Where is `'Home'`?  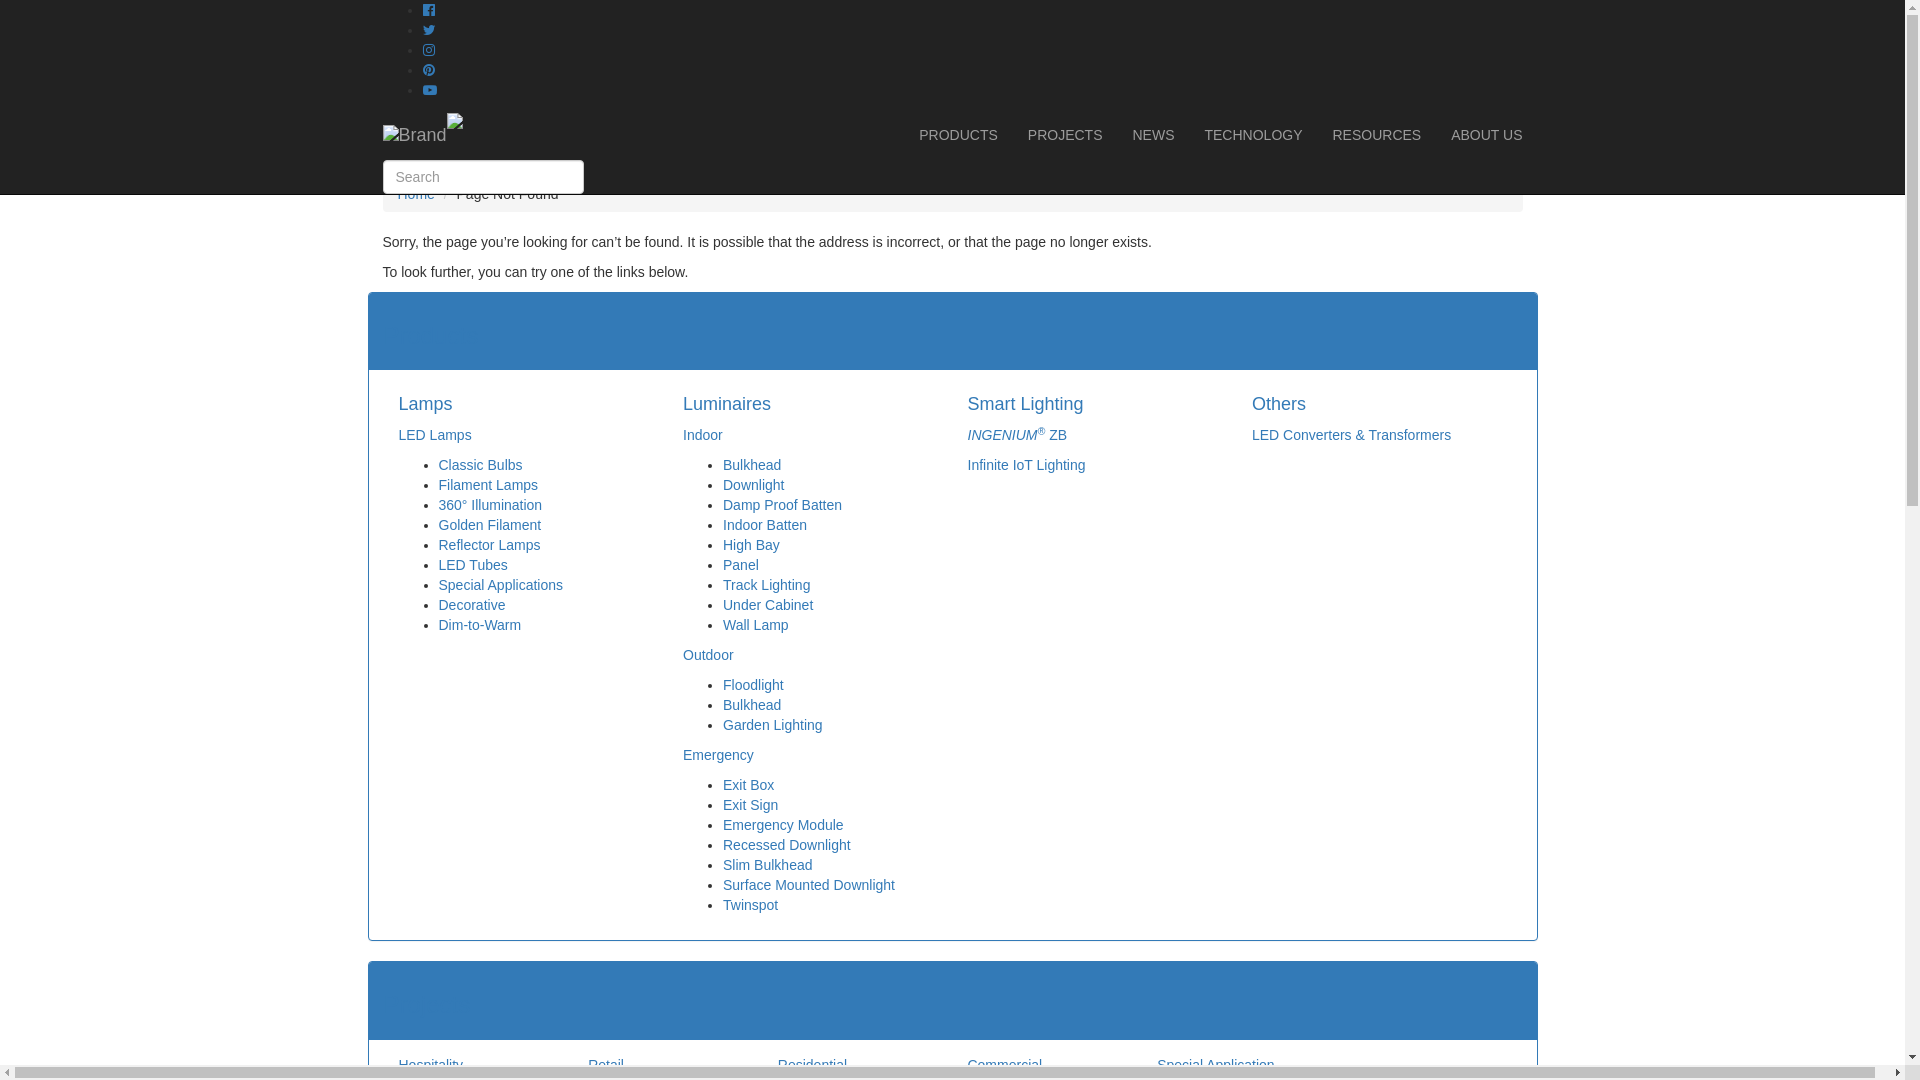 'Home' is located at coordinates (398, 193).